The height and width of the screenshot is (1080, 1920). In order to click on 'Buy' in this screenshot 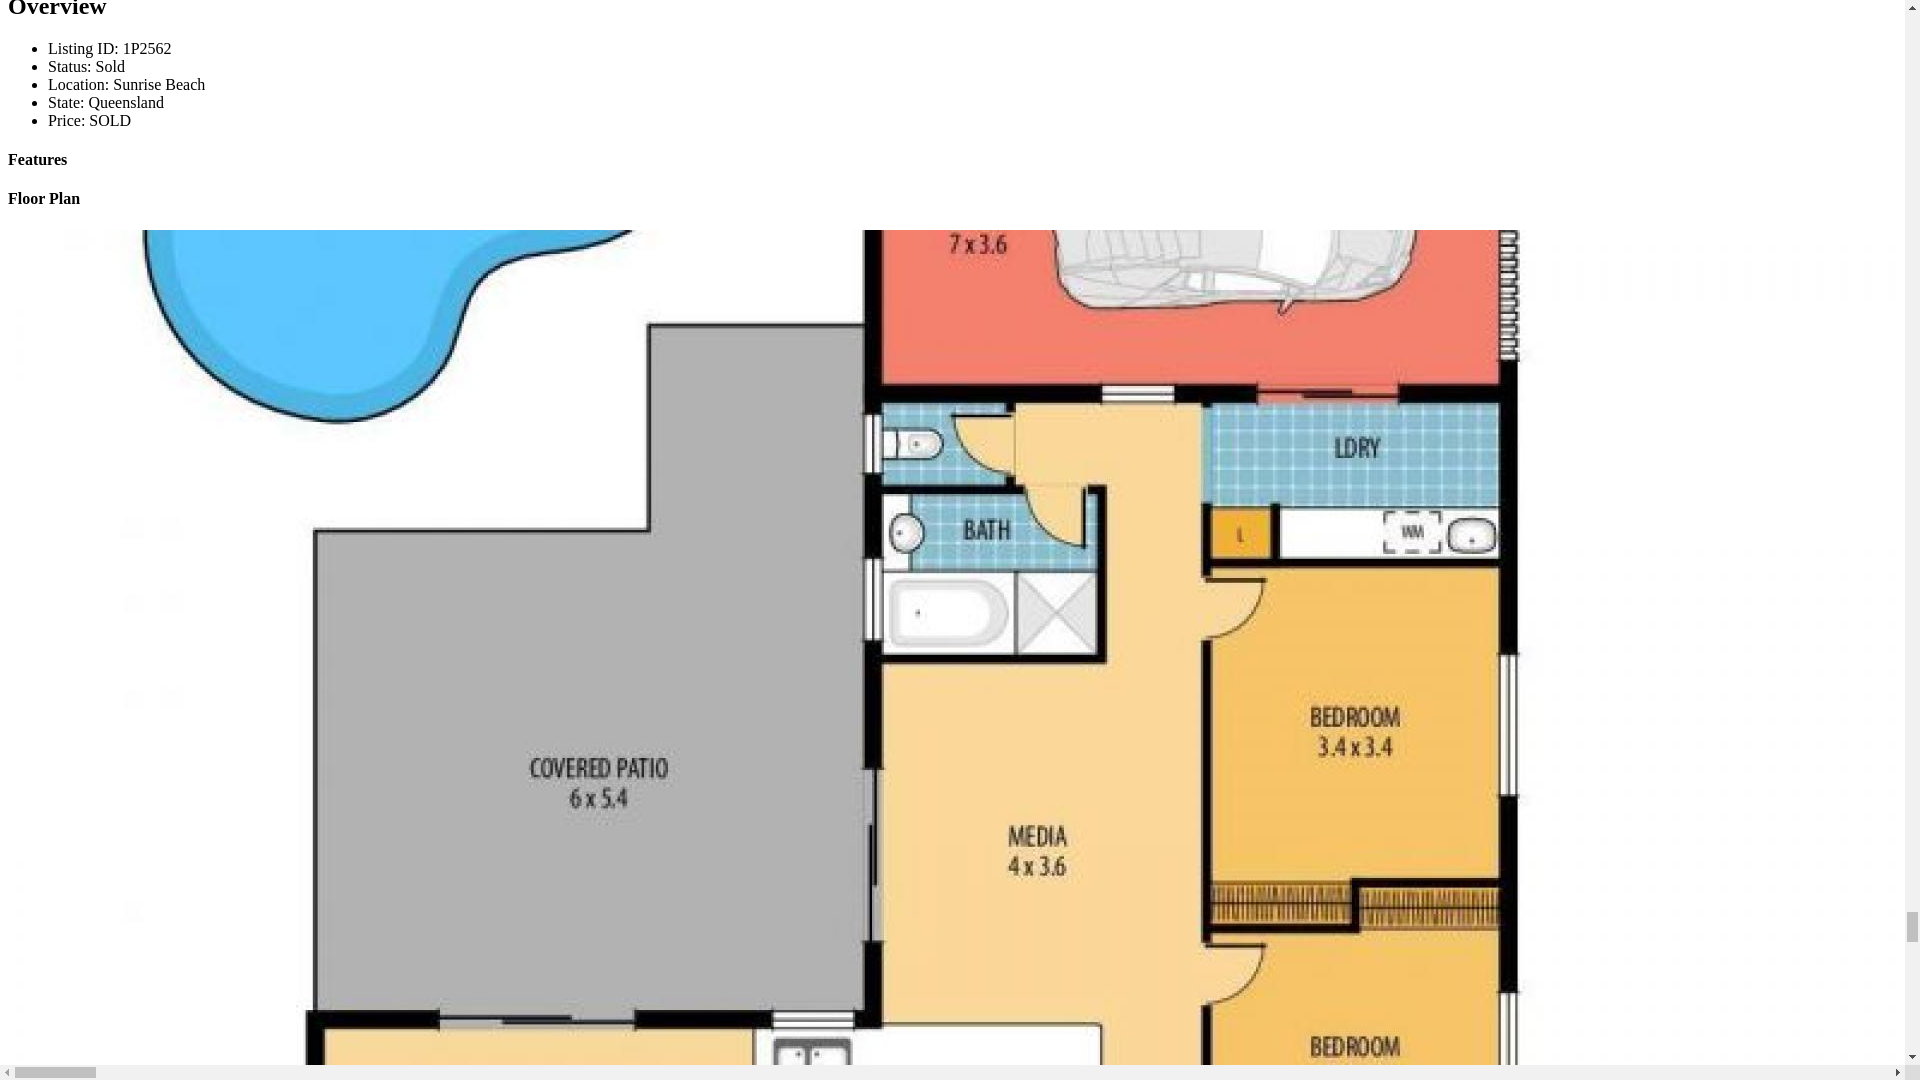, I will do `click(61, 24)`.